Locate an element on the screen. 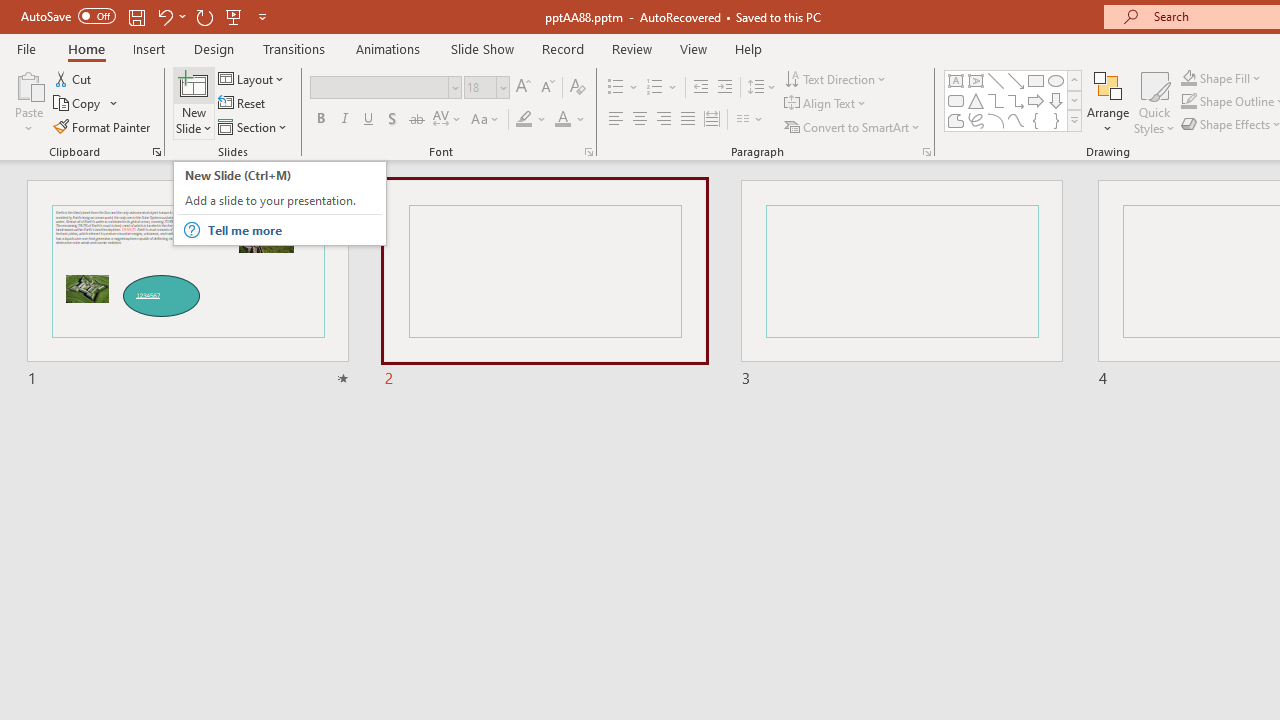 This screenshot has height=720, width=1280. 'Font Color Red' is located at coordinates (561, 119).